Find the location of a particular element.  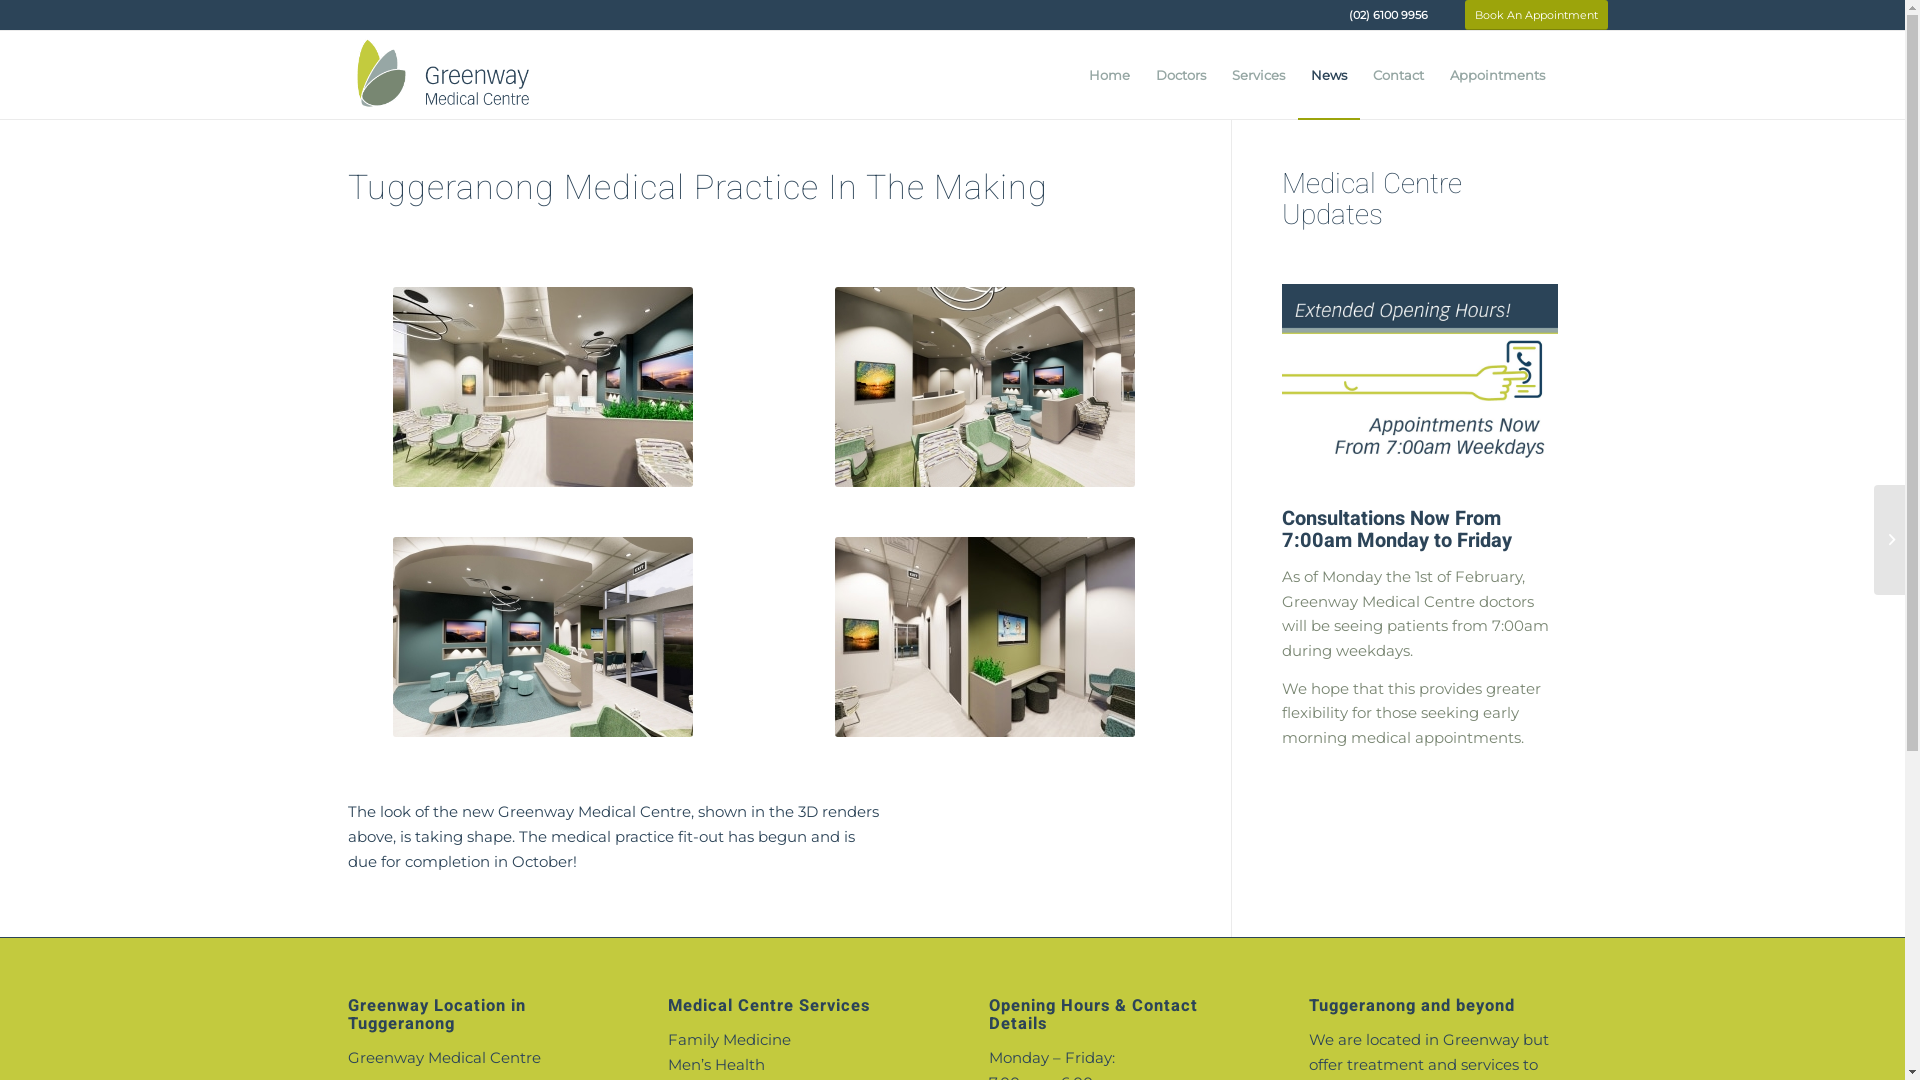

'Book An Appointment' is located at coordinates (1534, 15).